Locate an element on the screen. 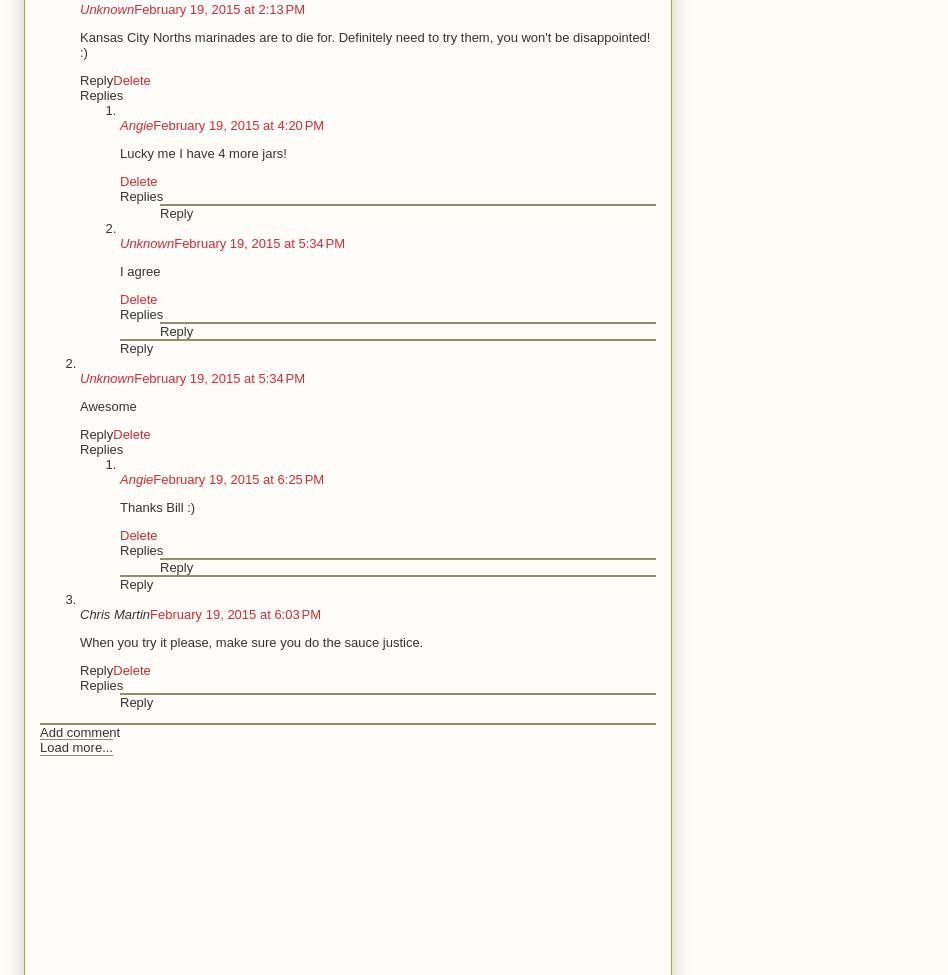 This screenshot has height=975, width=948. 'Thanks Bill :)' is located at coordinates (119, 506).